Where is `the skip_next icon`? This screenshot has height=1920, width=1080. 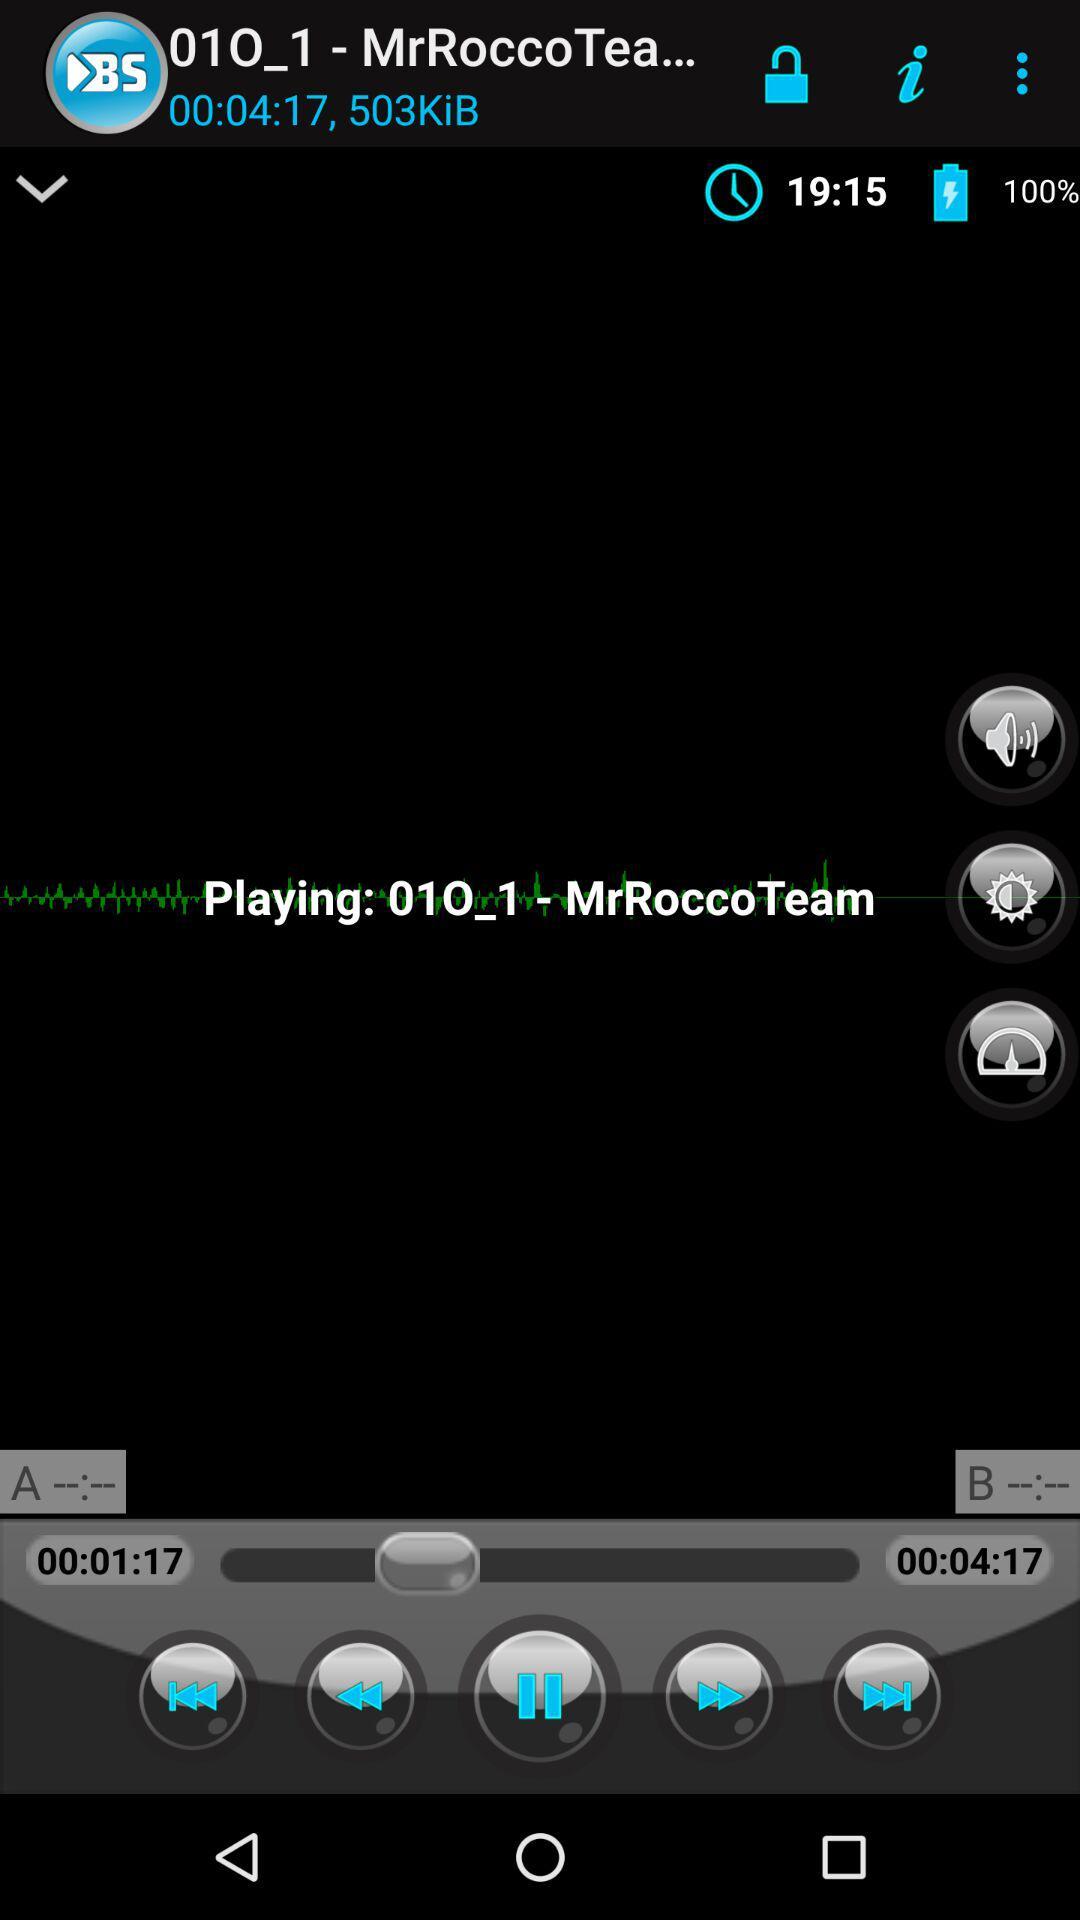 the skip_next icon is located at coordinates (886, 1695).